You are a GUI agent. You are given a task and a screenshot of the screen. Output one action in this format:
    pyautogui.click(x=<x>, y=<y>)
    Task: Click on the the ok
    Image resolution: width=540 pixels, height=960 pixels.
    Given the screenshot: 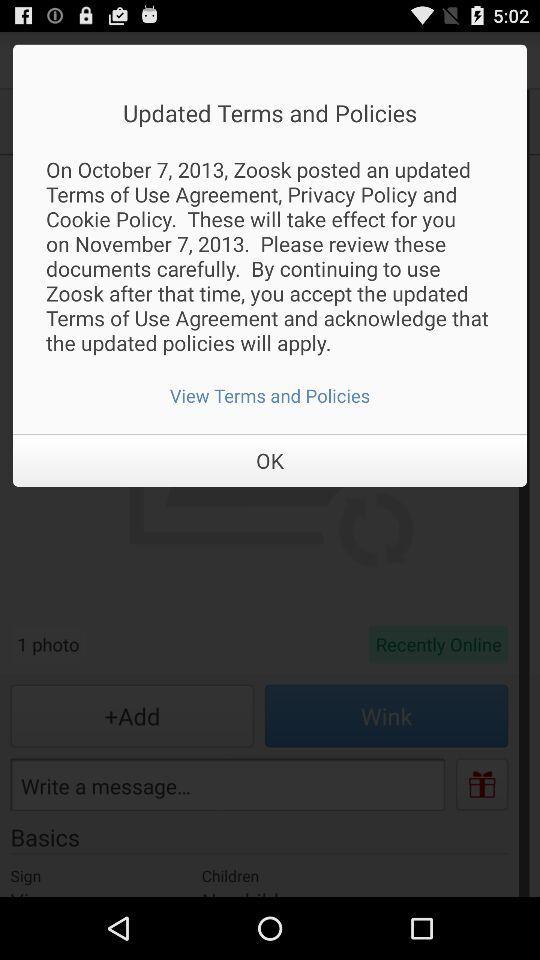 What is the action you would take?
    pyautogui.click(x=270, y=460)
    